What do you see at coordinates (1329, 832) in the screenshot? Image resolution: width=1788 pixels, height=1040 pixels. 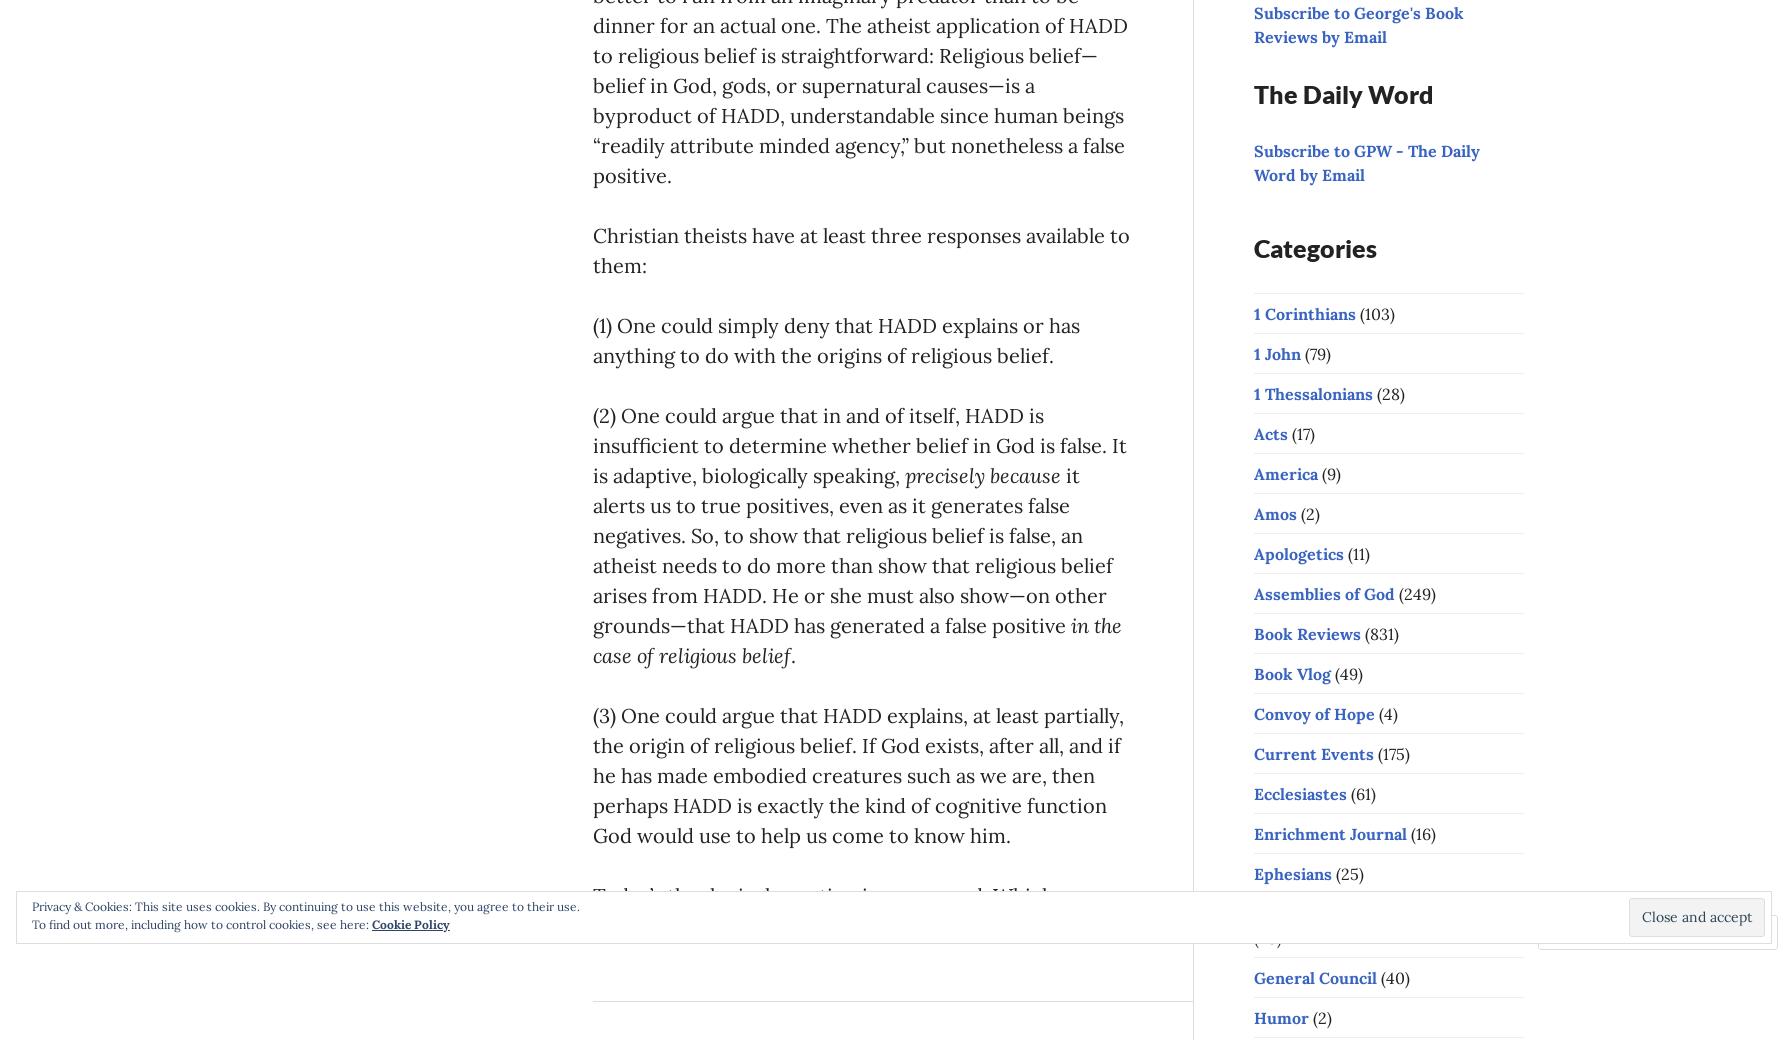 I see `'Enrichment Journal'` at bounding box center [1329, 832].